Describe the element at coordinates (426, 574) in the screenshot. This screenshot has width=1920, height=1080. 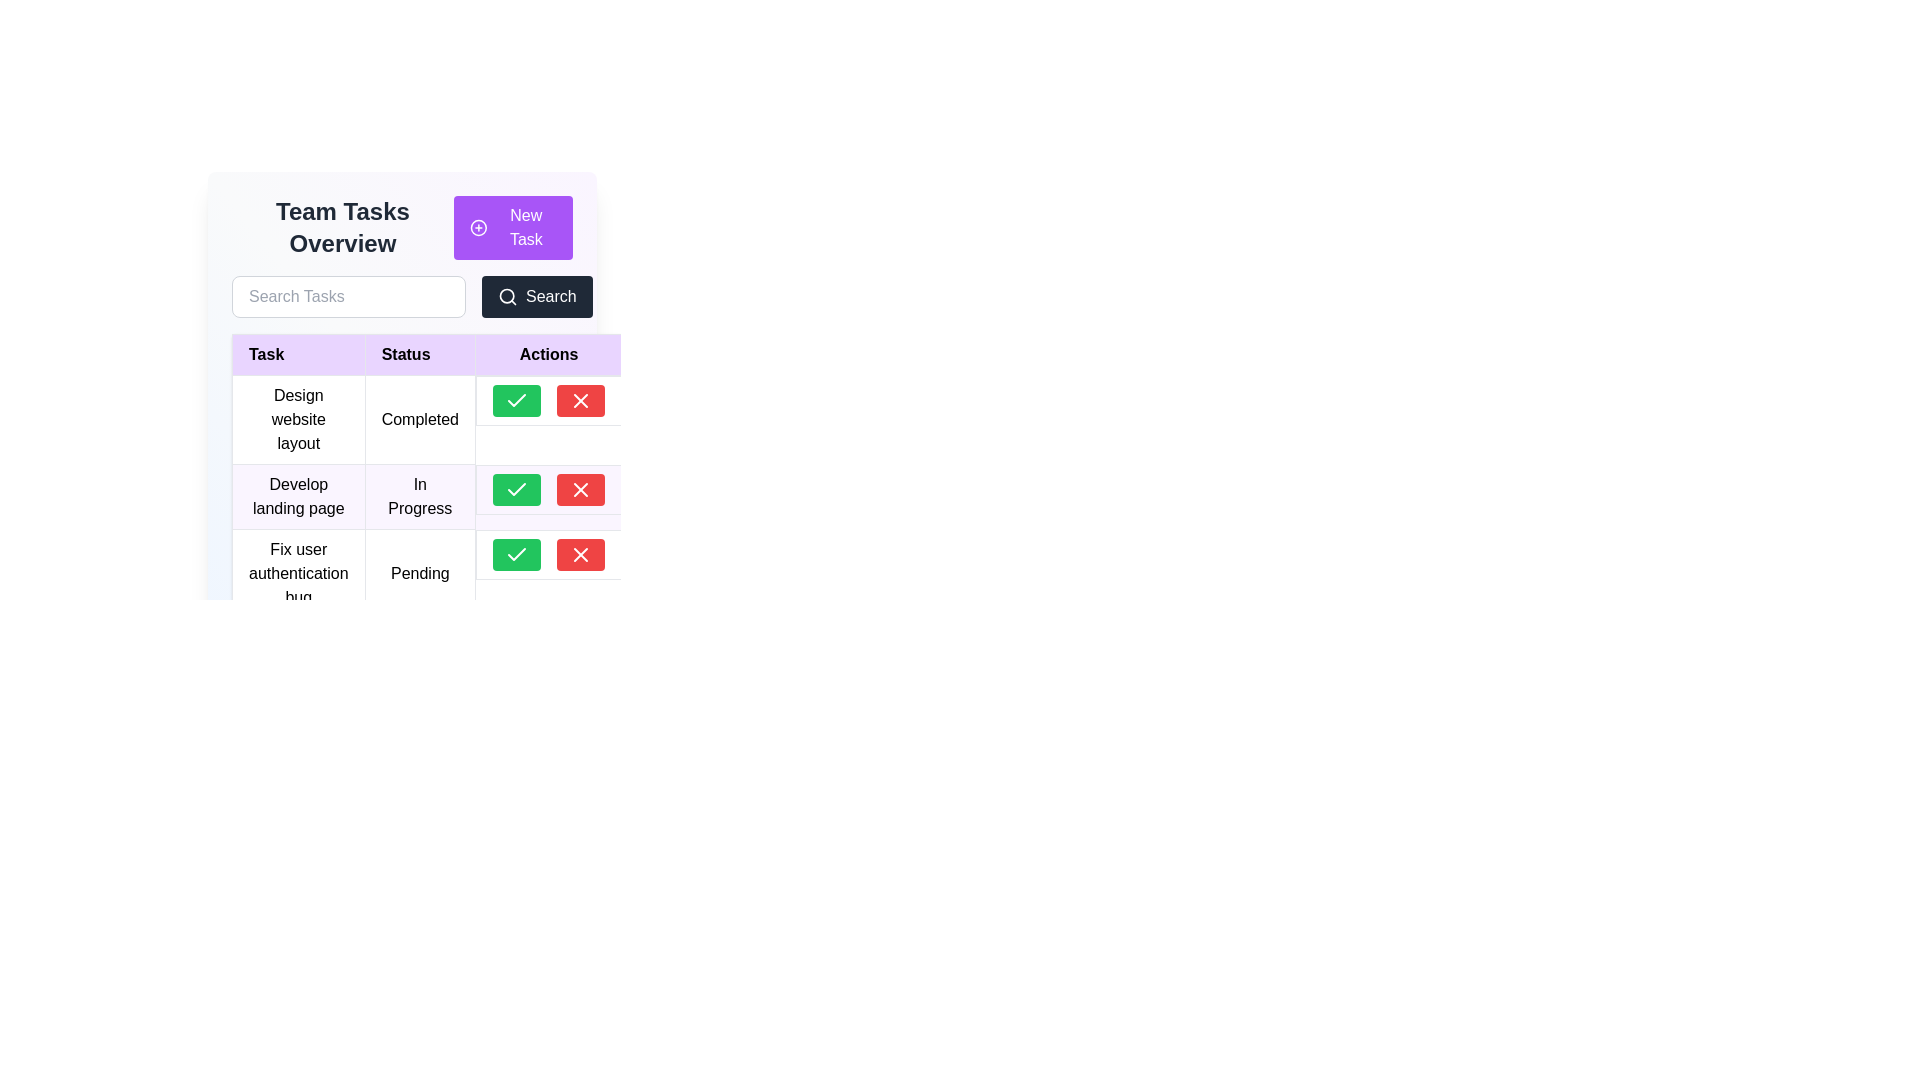
I see `the row entry displaying 'Fix user authentication bug' and its status 'Pending'` at that location.